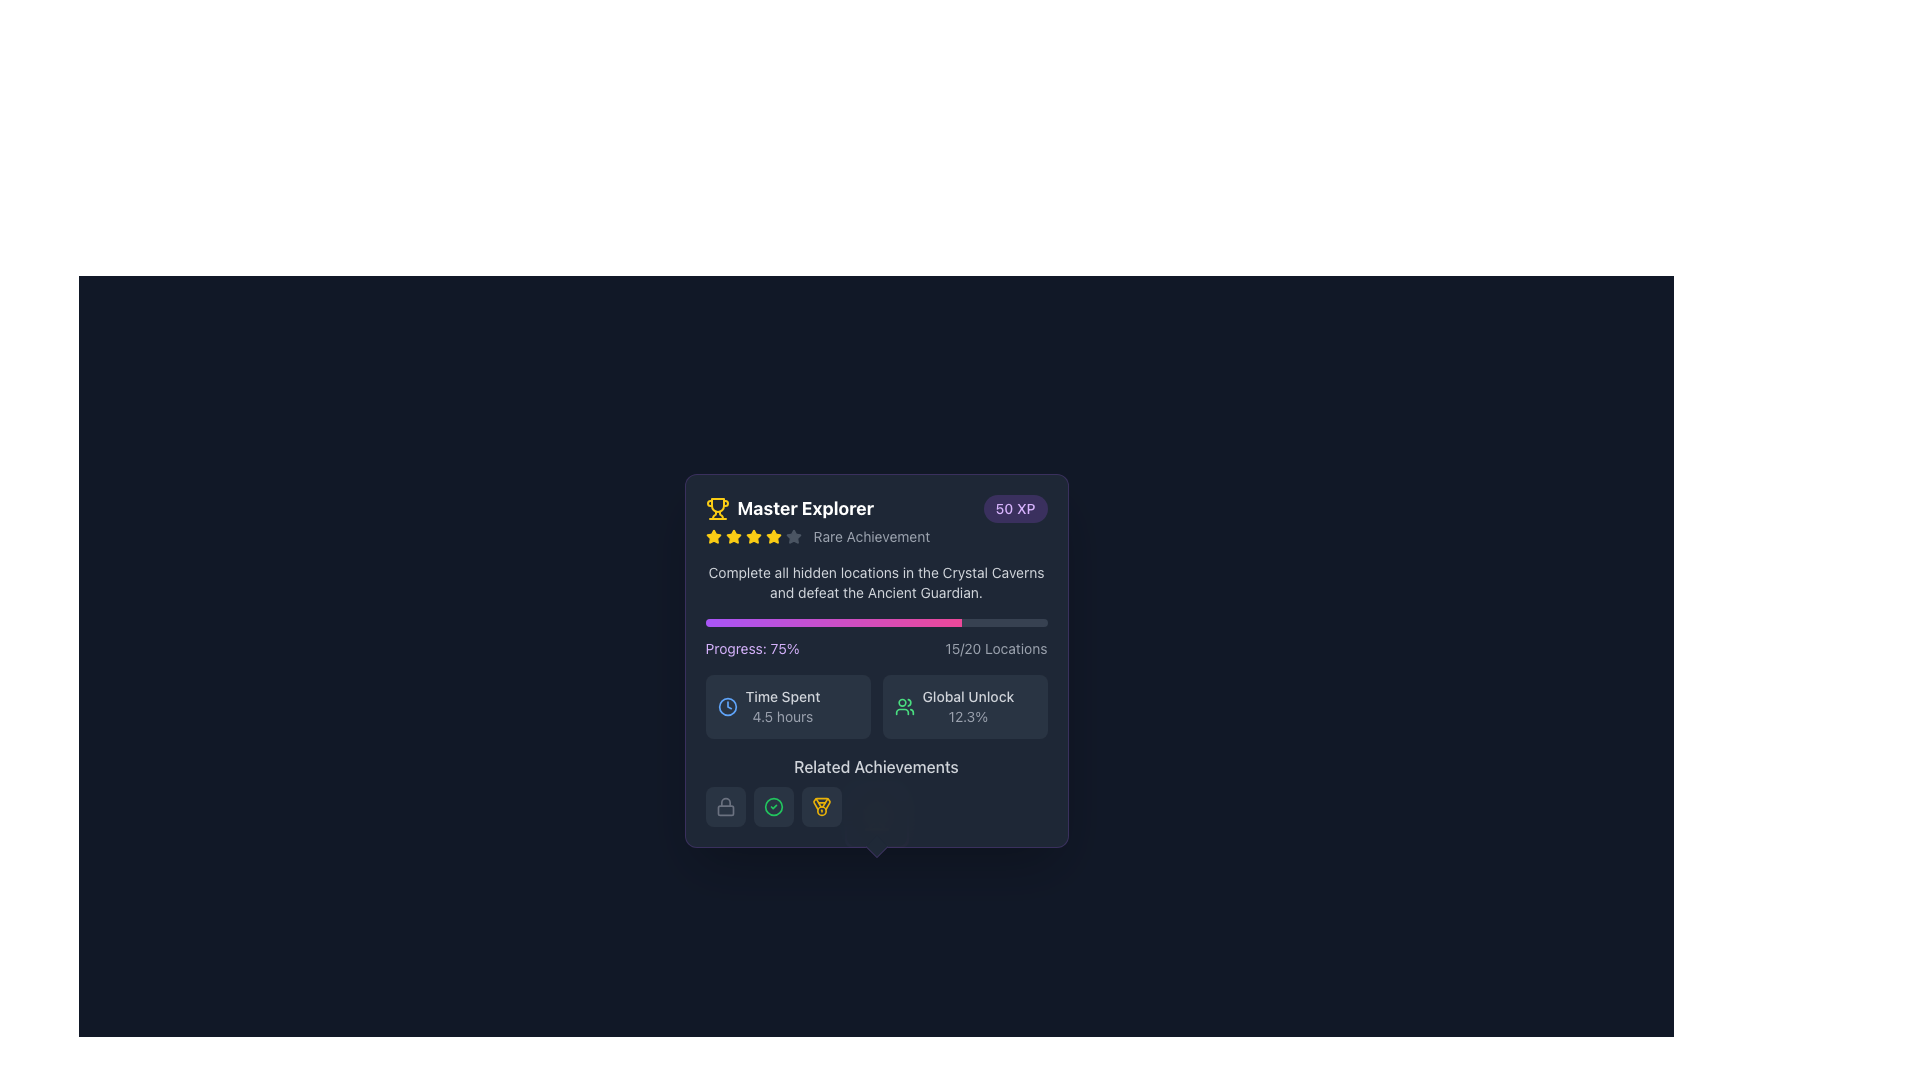  I want to click on the third star icon in the row of five stars under the title 'Master Explorer', so click(732, 535).